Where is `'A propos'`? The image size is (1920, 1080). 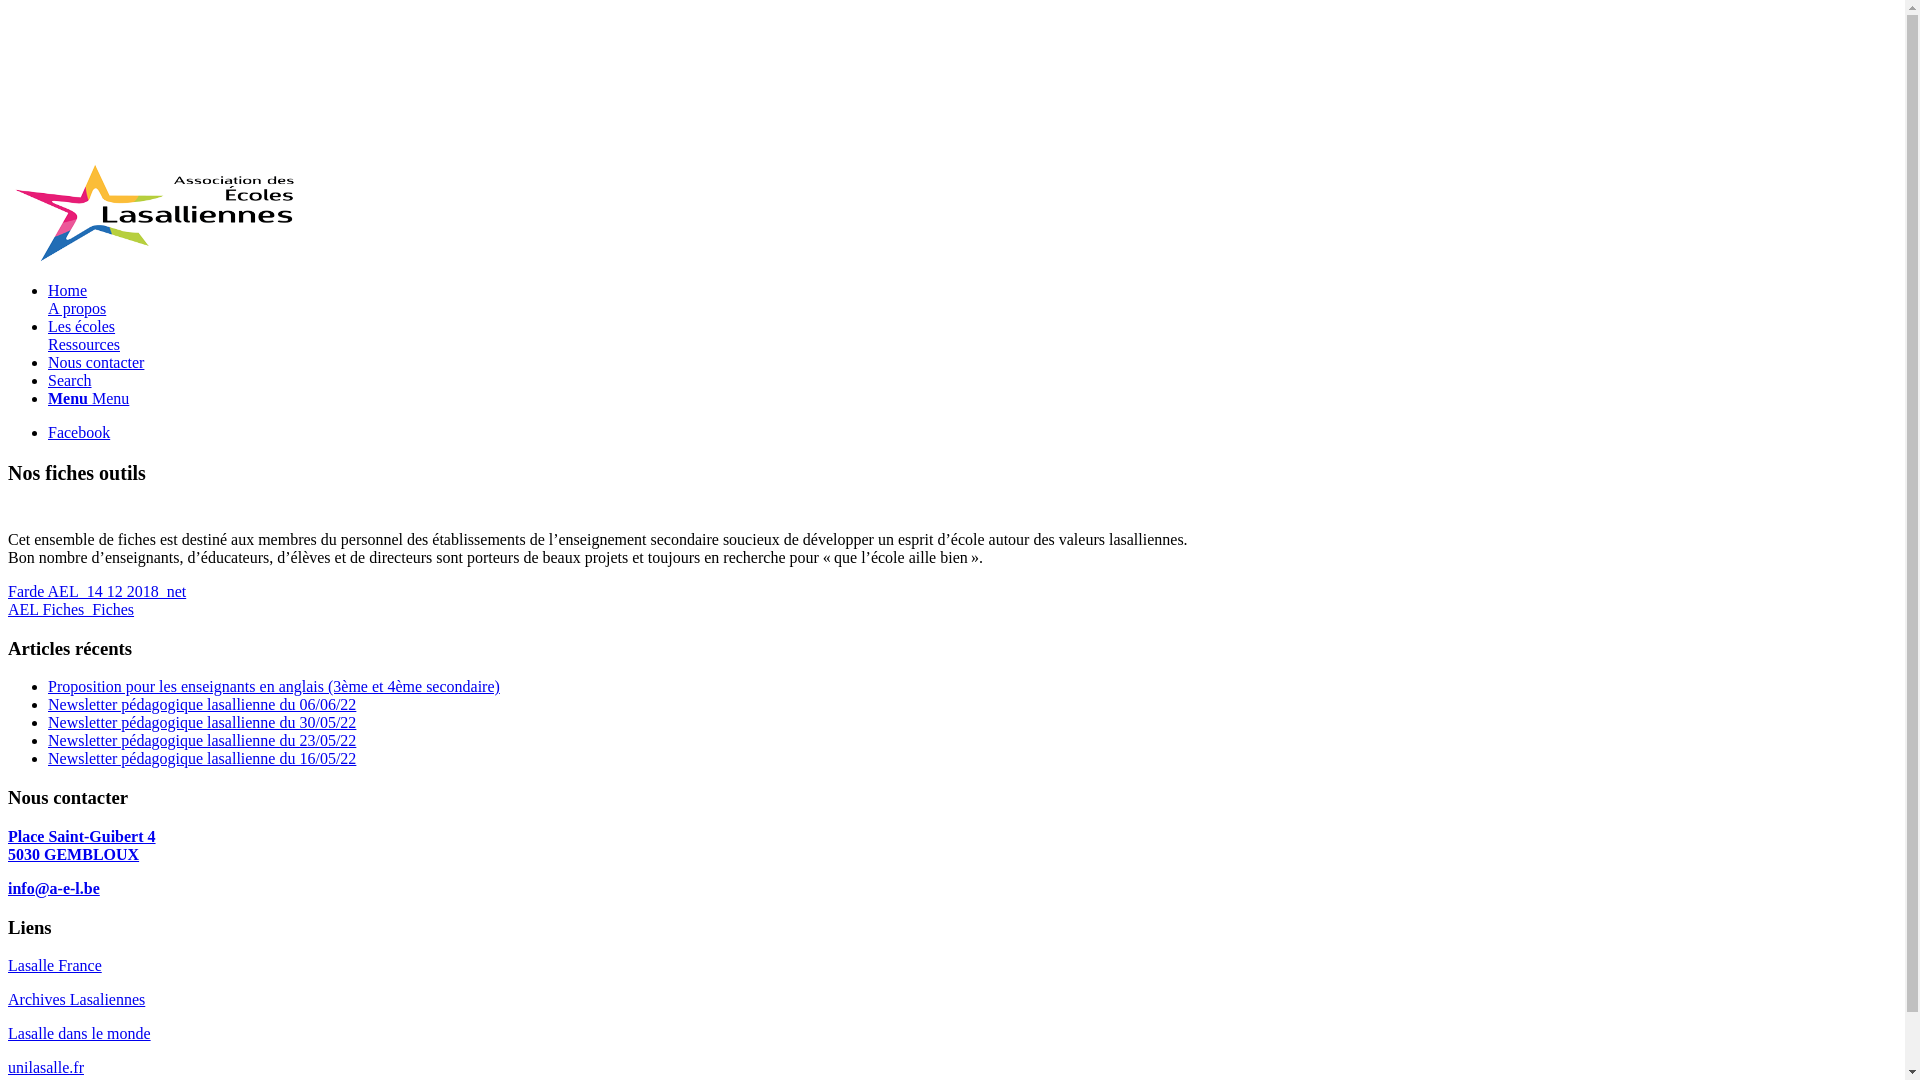 'A propos' is located at coordinates (76, 308).